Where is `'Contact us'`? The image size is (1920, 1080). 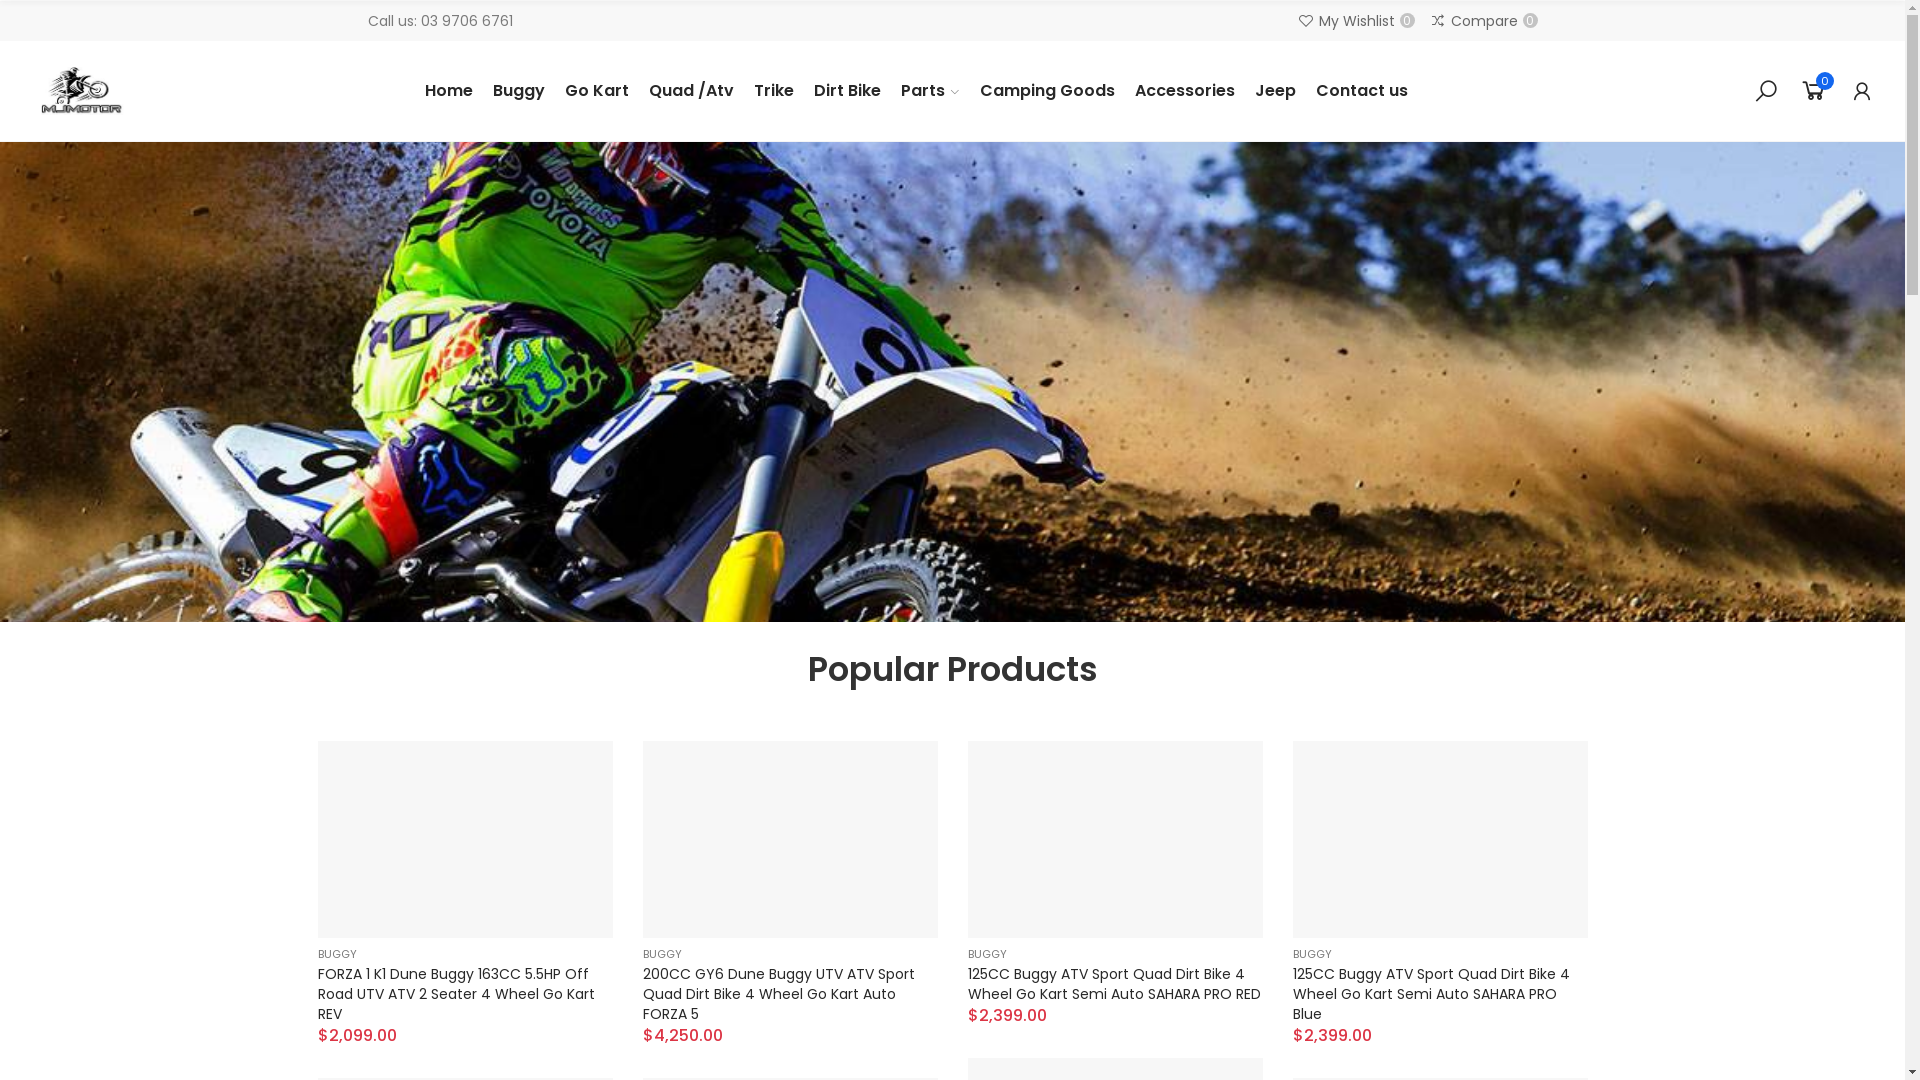 'Contact us' is located at coordinates (1360, 91).